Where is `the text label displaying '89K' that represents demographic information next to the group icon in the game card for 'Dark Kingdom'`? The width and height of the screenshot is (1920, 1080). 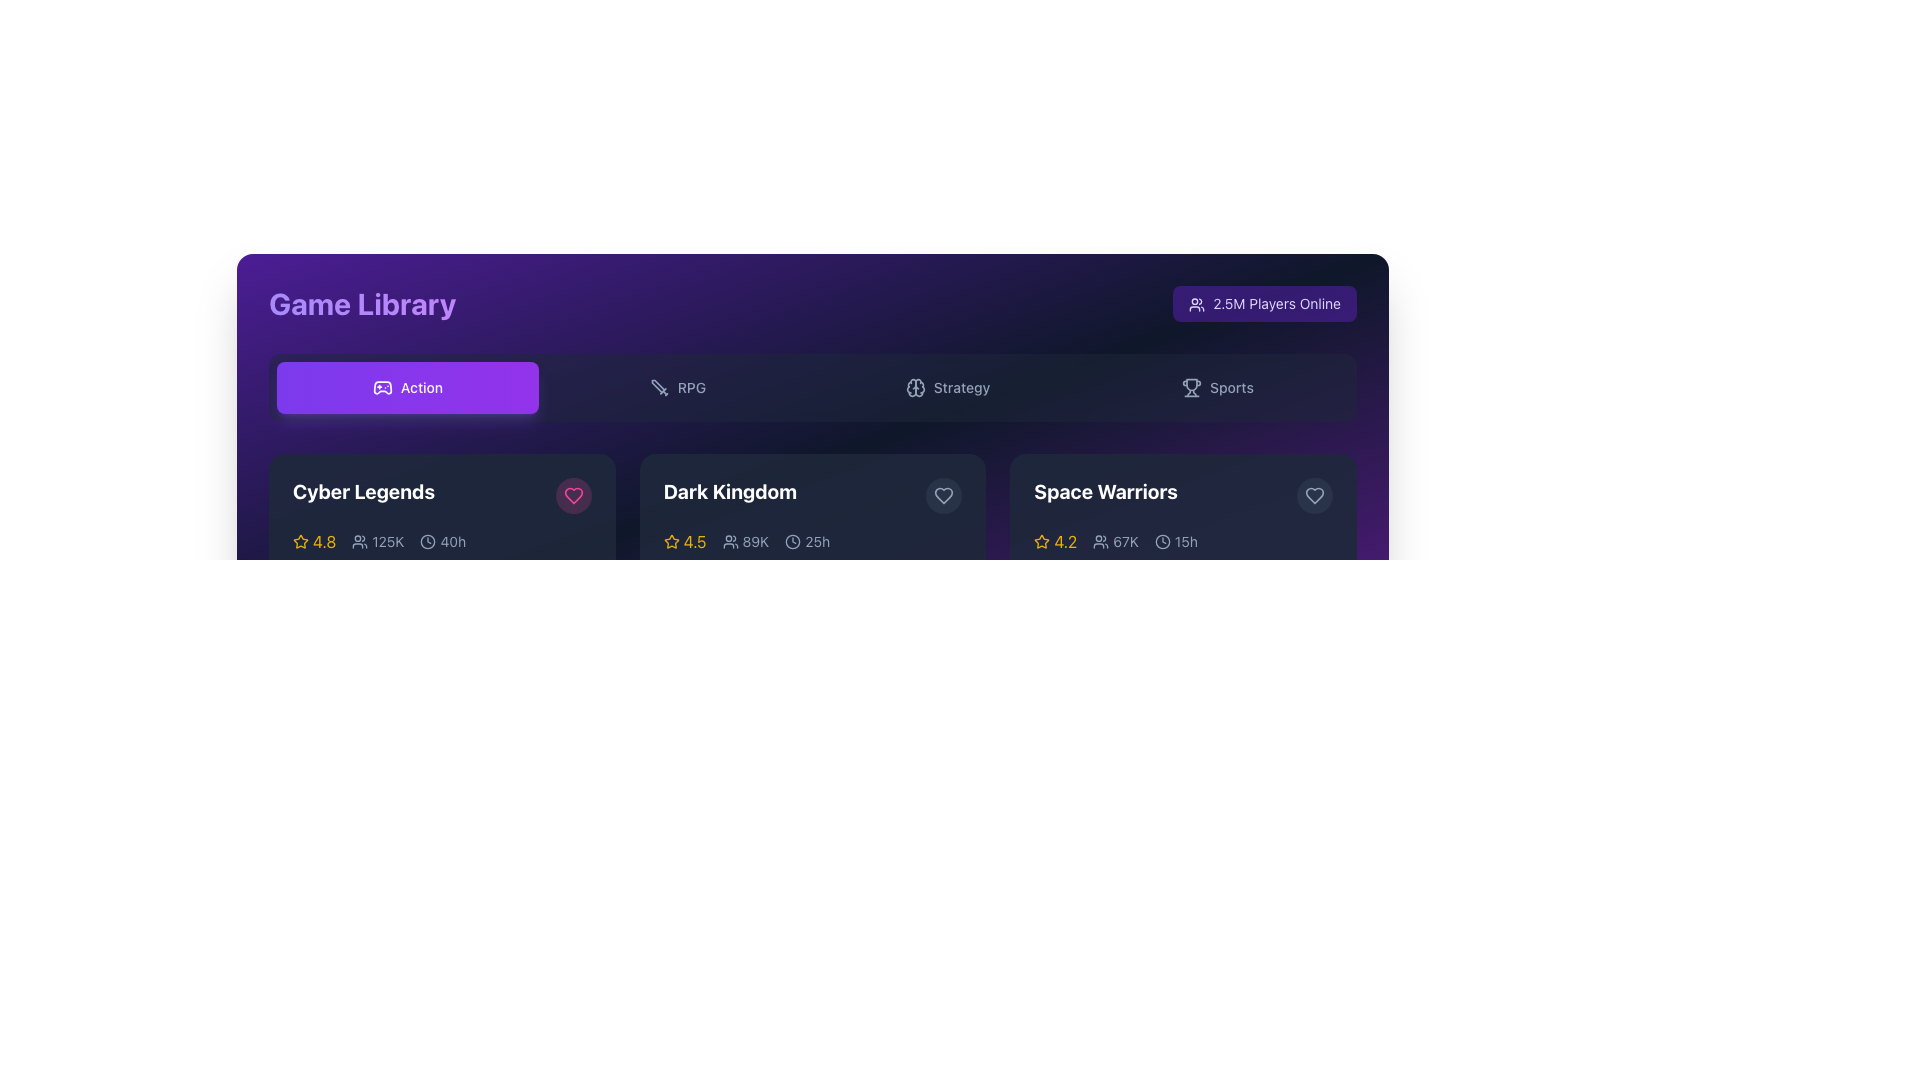 the text label displaying '89K' that represents demographic information next to the group icon in the game card for 'Dark Kingdom' is located at coordinates (754, 542).